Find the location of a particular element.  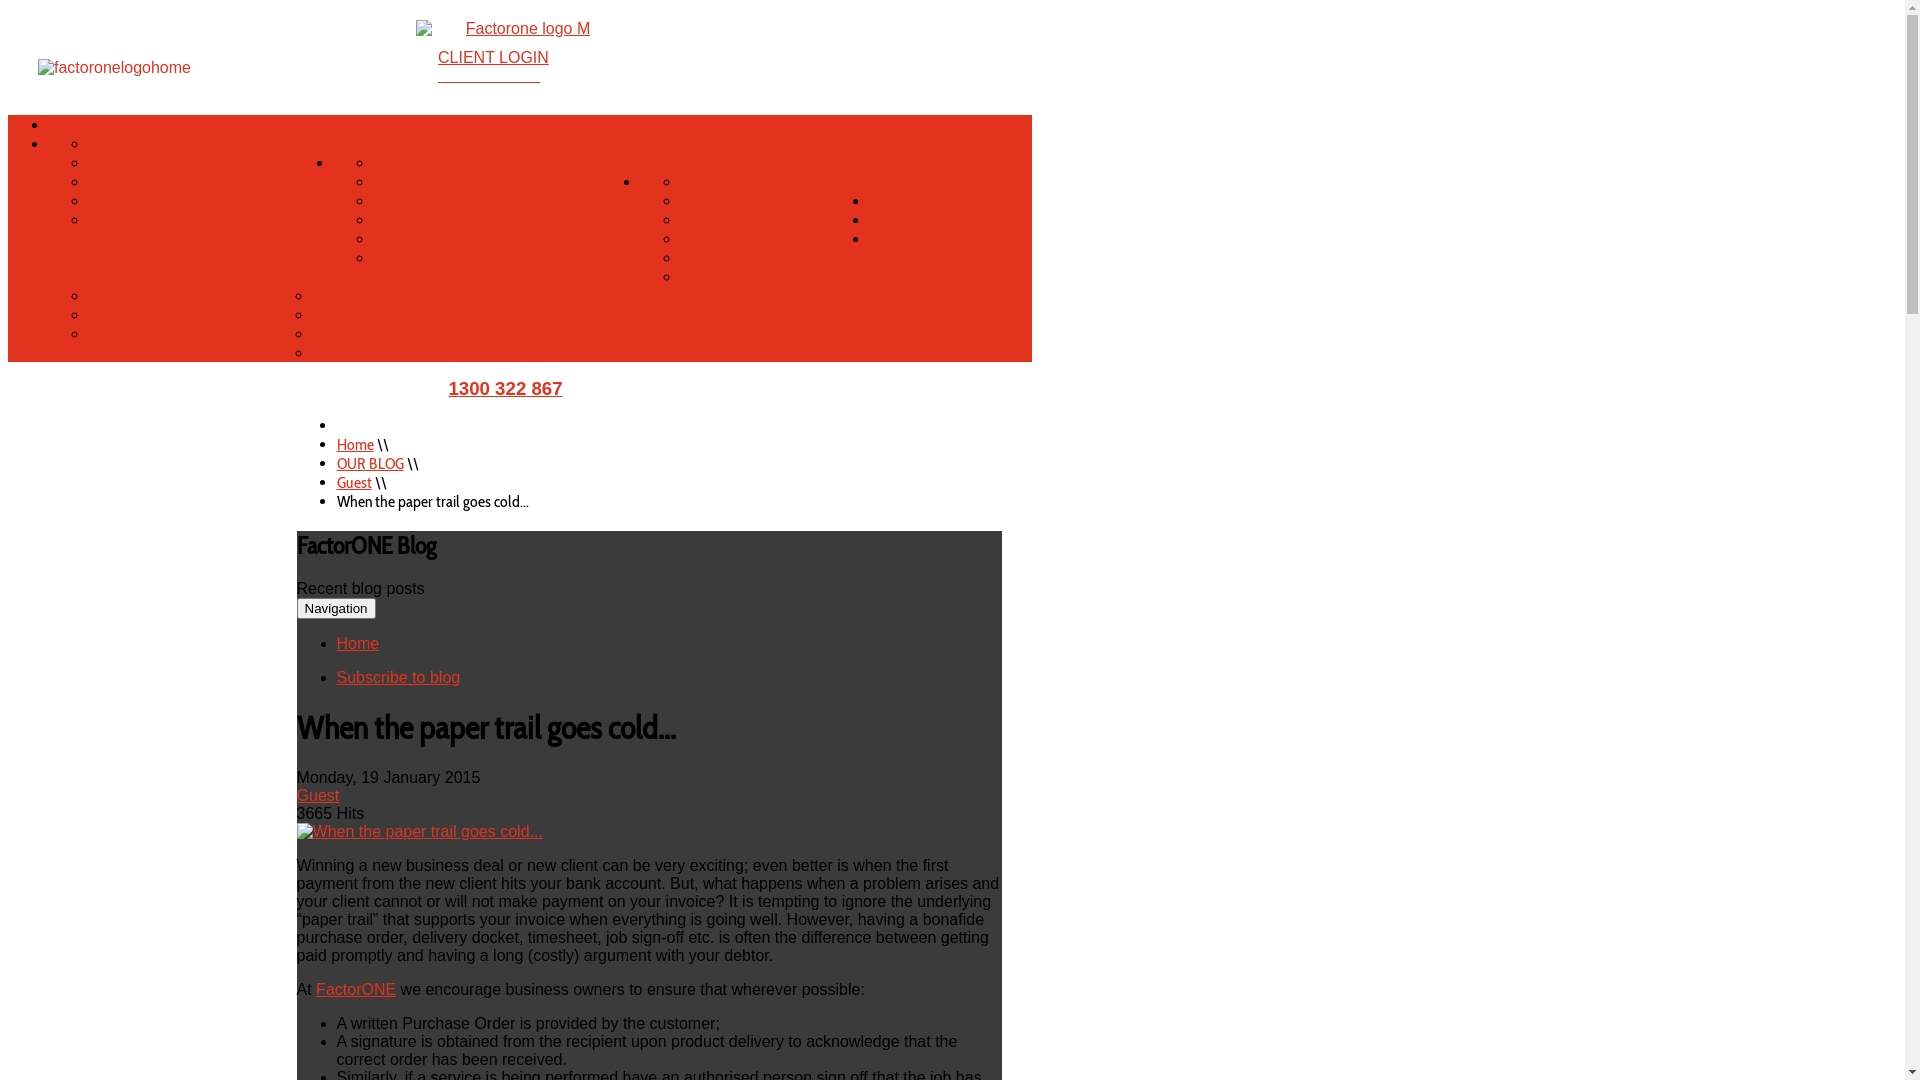

'Navigation' is located at coordinates (336, 607).